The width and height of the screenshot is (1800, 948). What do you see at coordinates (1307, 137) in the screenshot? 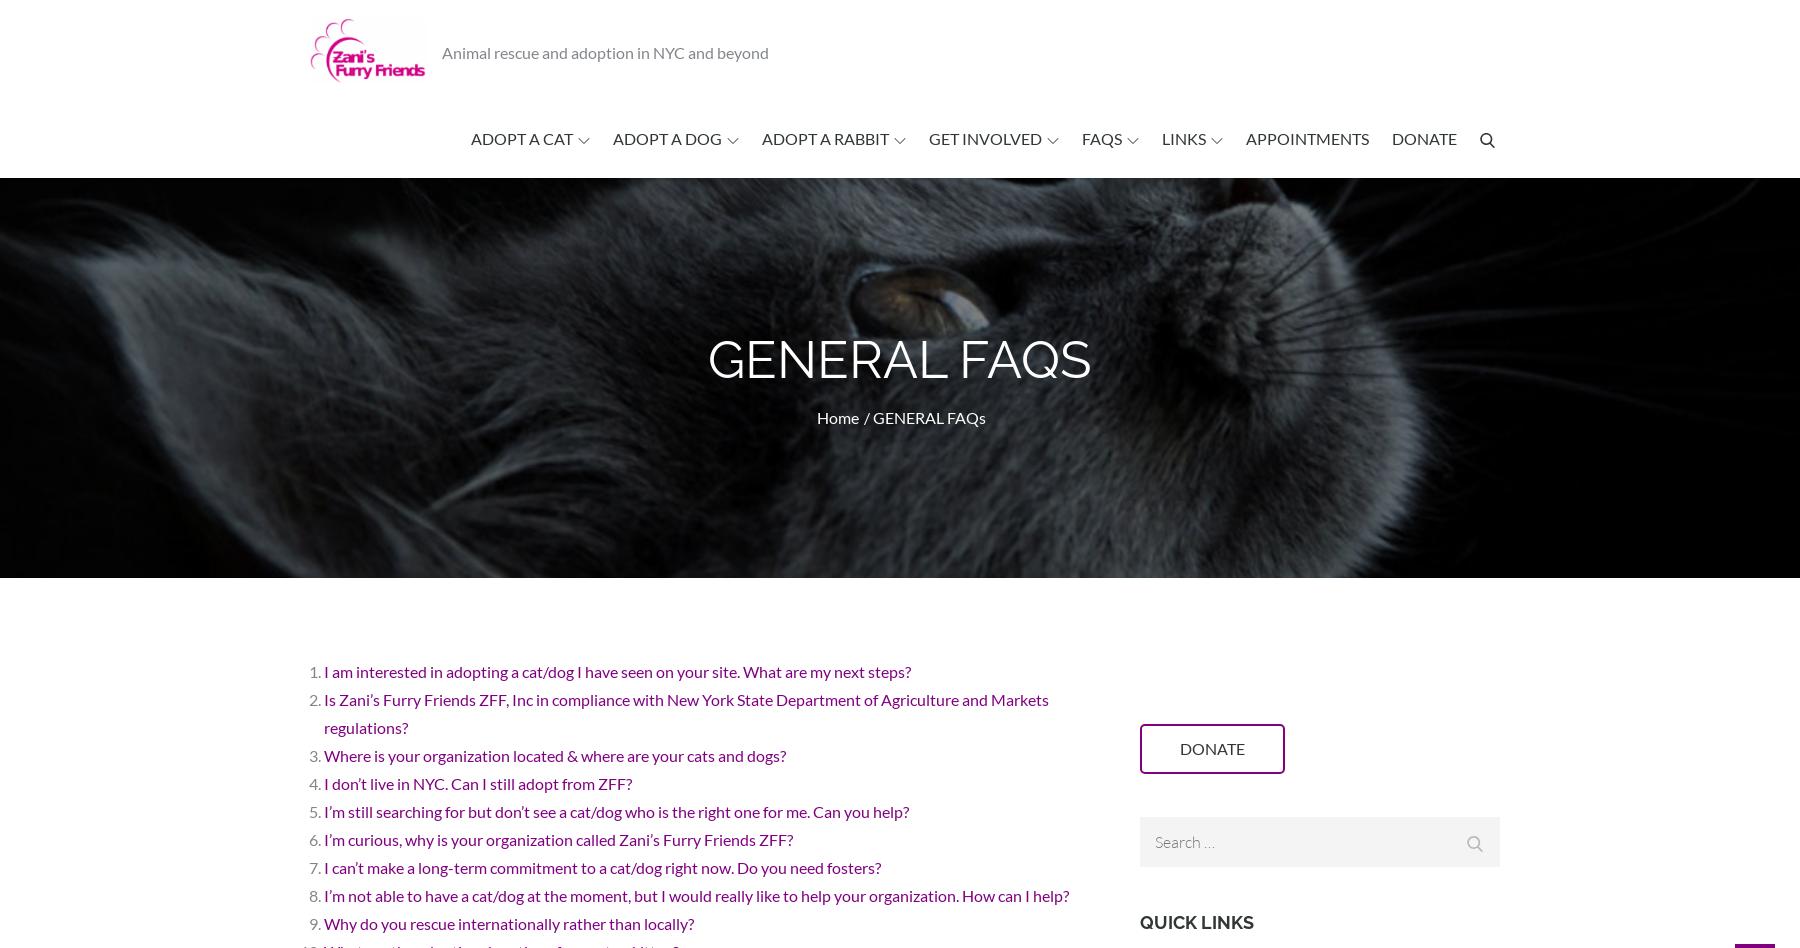
I see `'Appointments'` at bounding box center [1307, 137].